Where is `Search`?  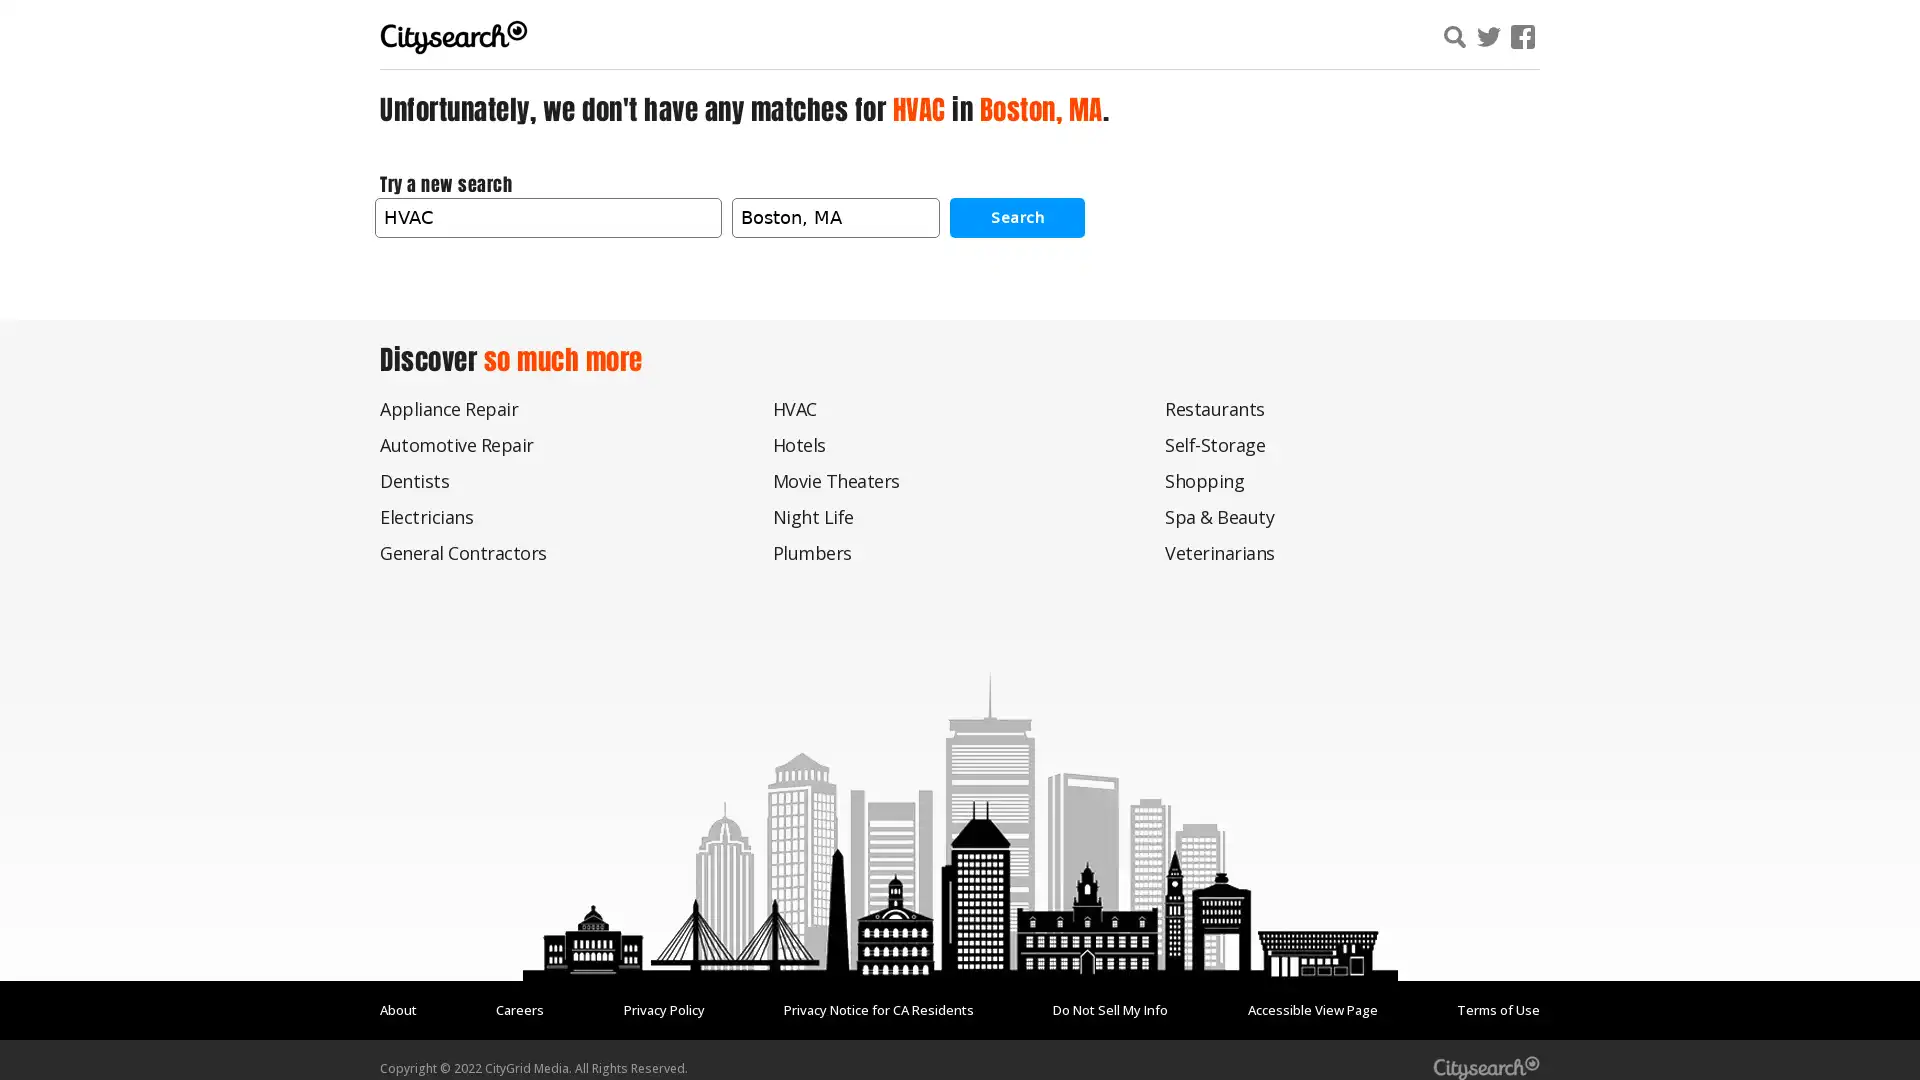 Search is located at coordinates (1693, 39).